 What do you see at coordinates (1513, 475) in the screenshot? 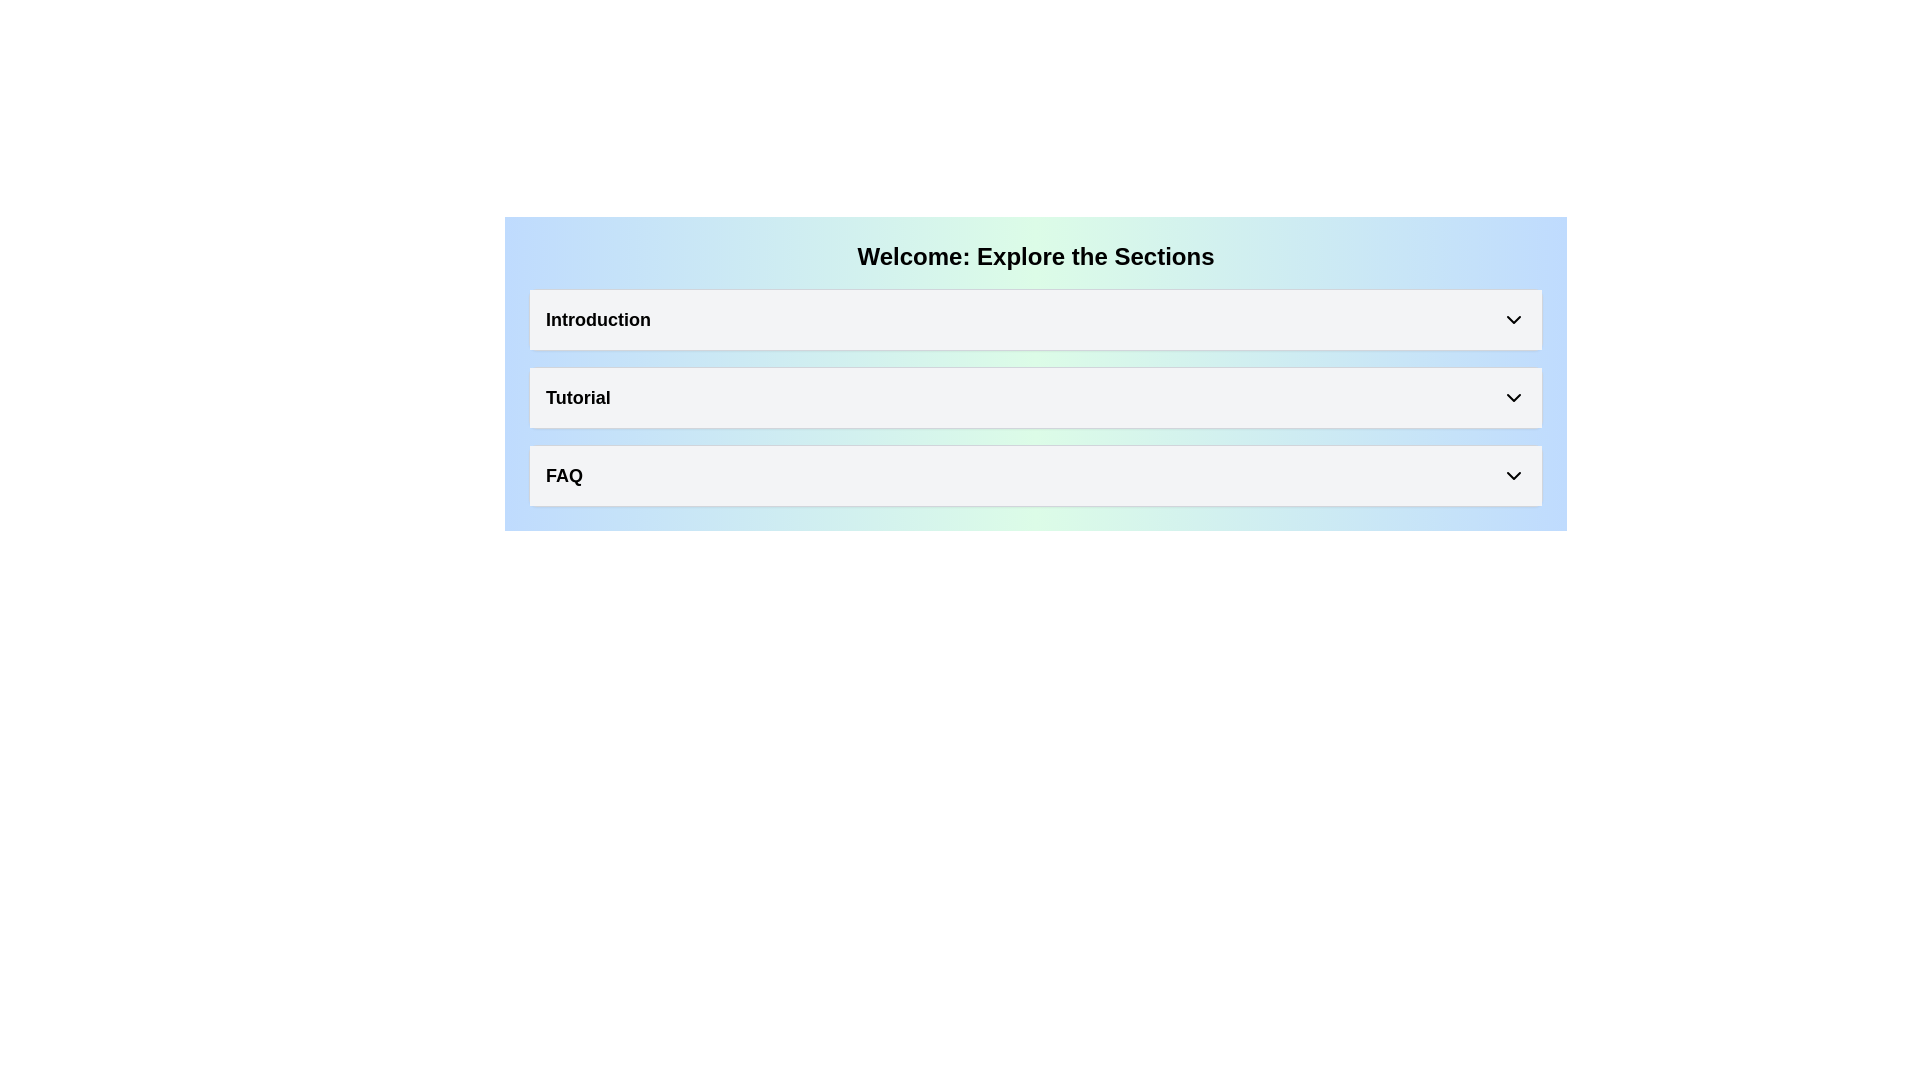
I see `the chevron-down icon that indicates an expandable or collapsible FAQ section, located near the right side of the 'FAQ' text` at bounding box center [1513, 475].